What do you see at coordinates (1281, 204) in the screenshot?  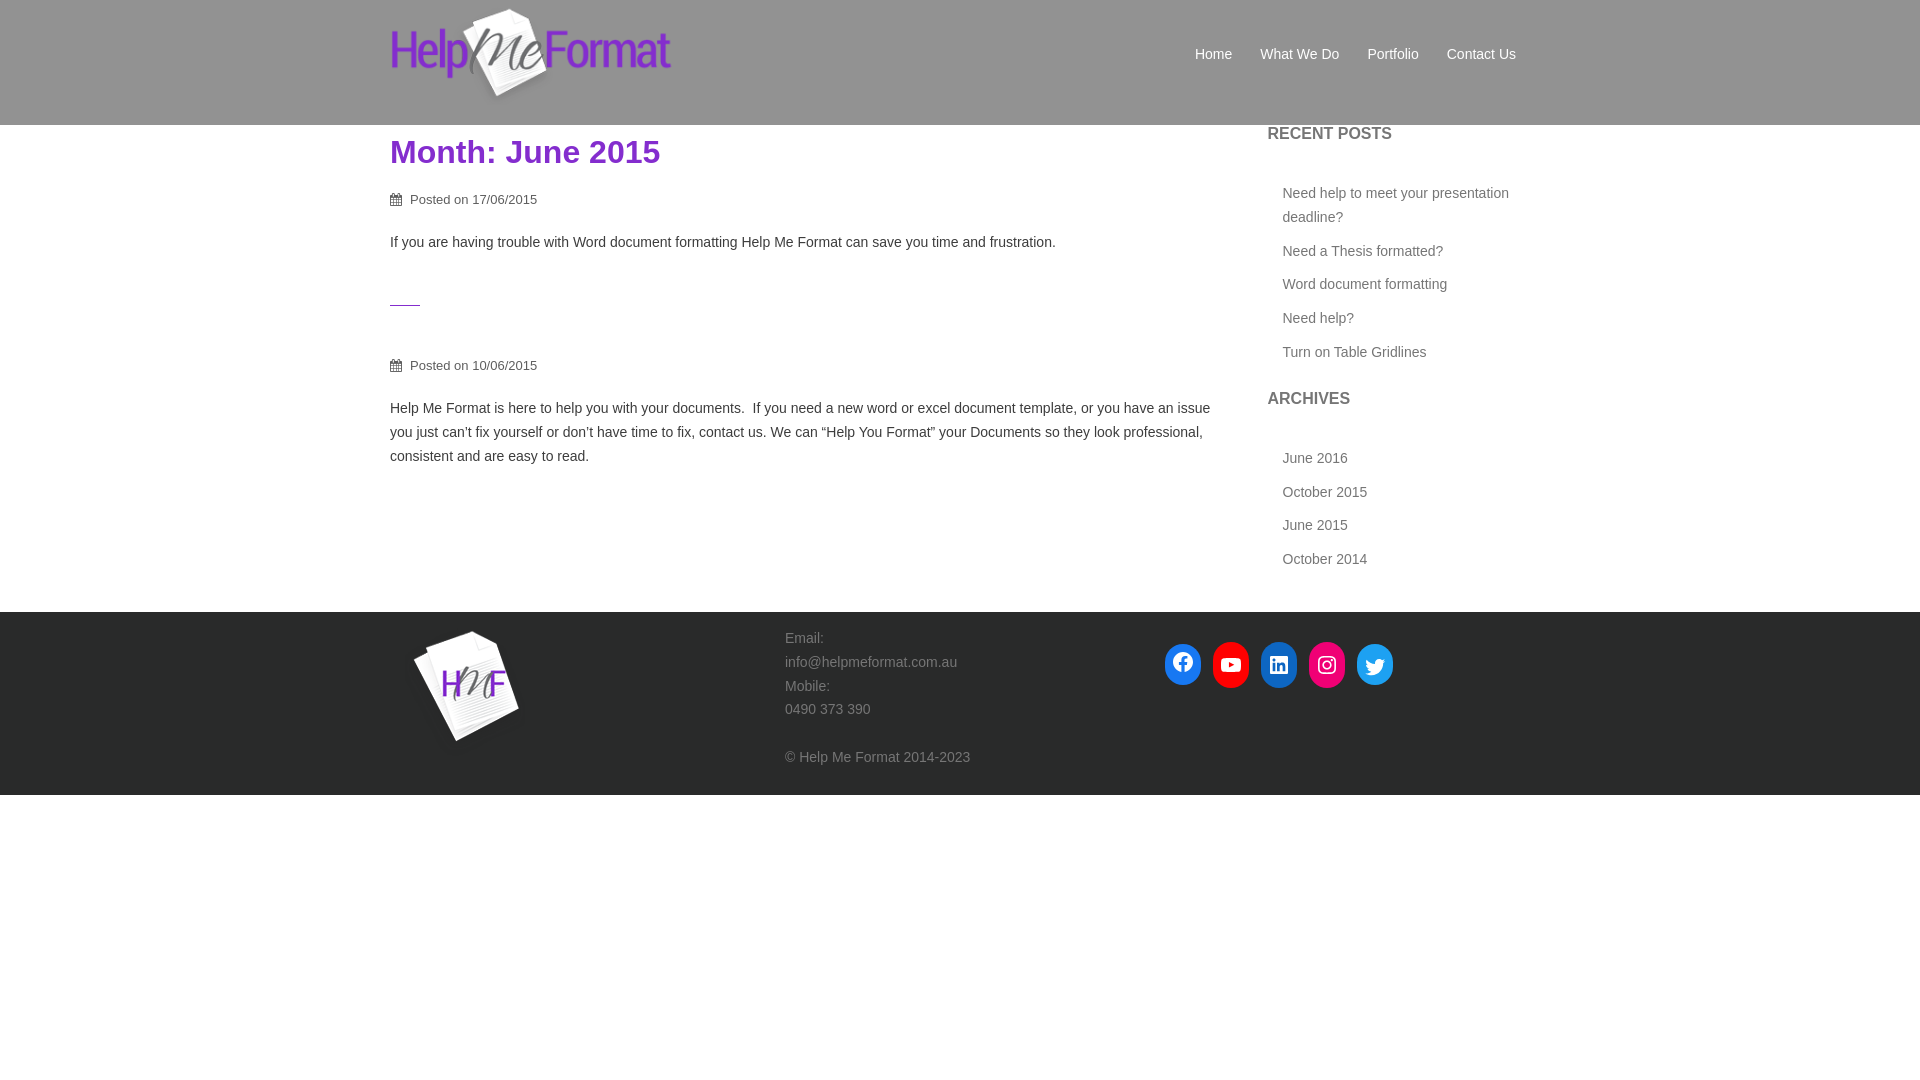 I see `'Need help to meet your presentation deadline?'` at bounding box center [1281, 204].